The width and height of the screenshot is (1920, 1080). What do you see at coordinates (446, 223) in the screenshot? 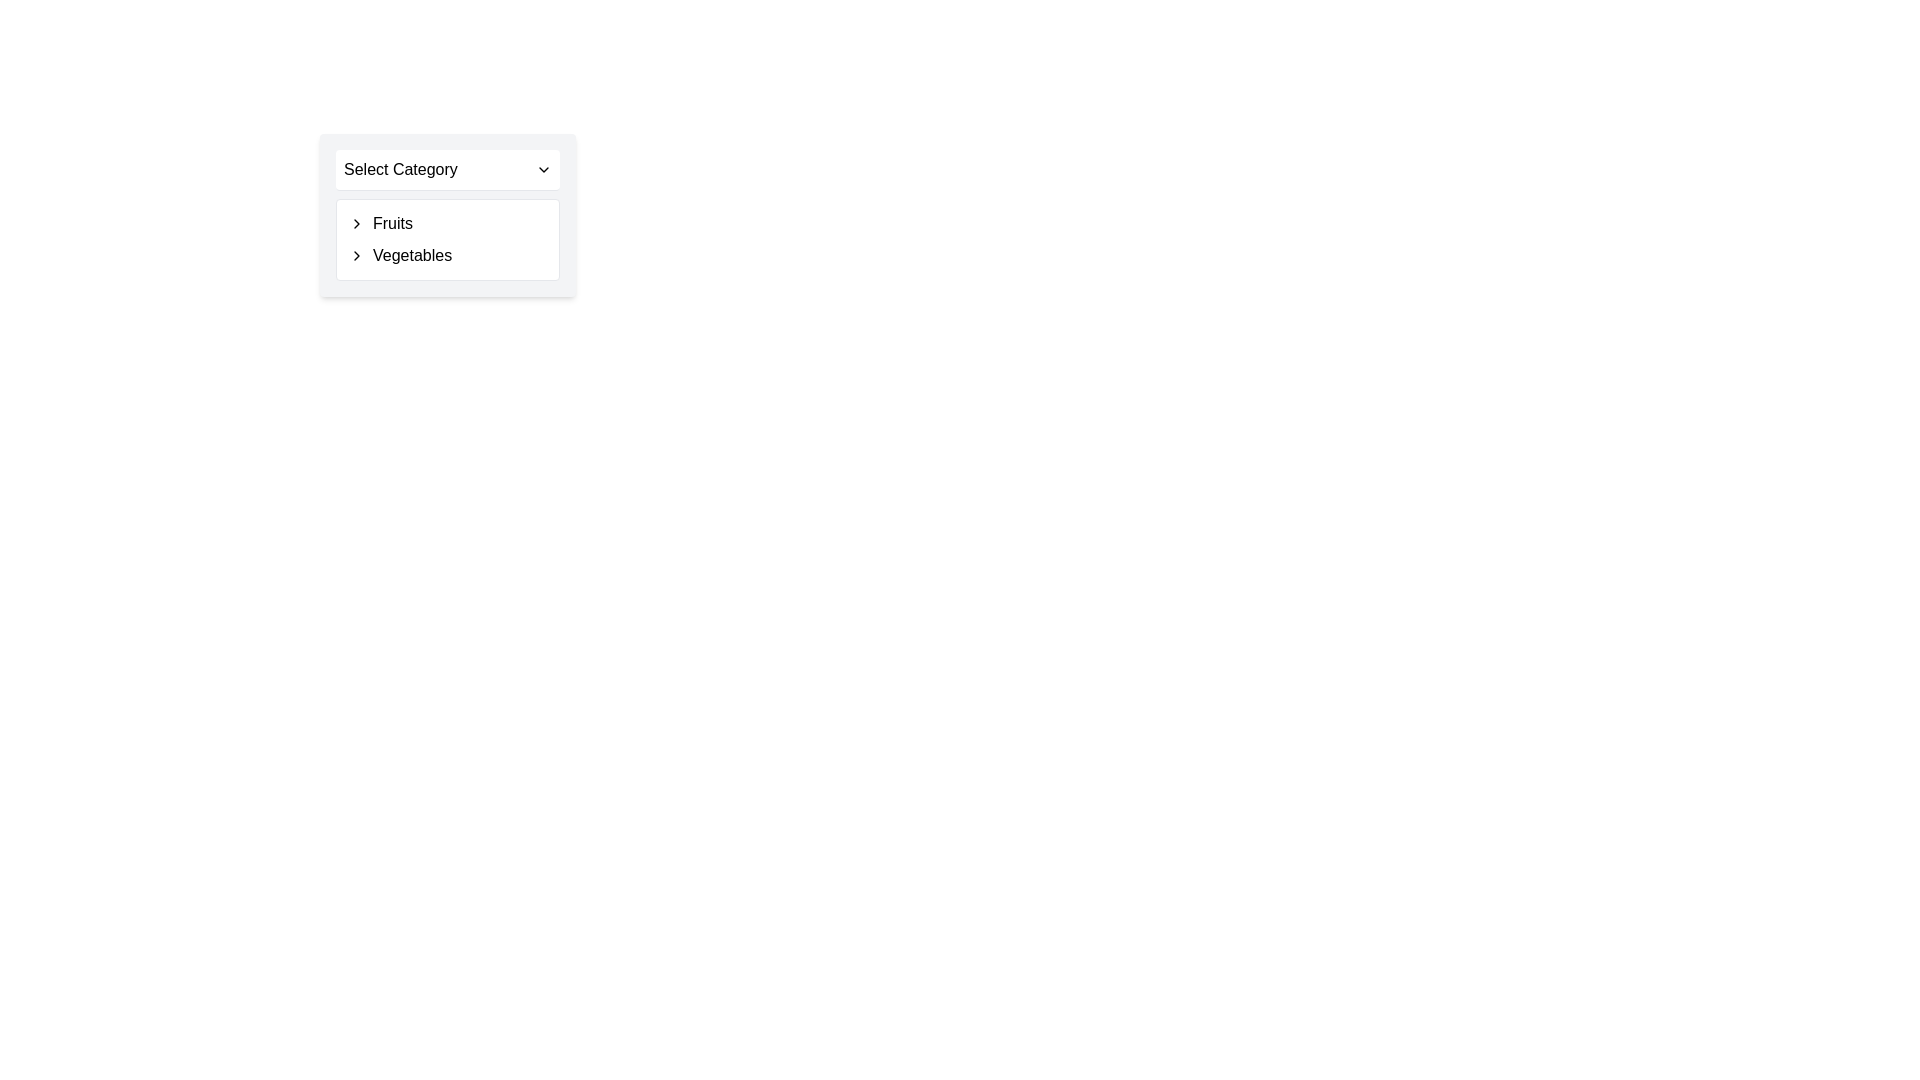
I see `the selectable item labeled 'Fruits' within the category list` at bounding box center [446, 223].